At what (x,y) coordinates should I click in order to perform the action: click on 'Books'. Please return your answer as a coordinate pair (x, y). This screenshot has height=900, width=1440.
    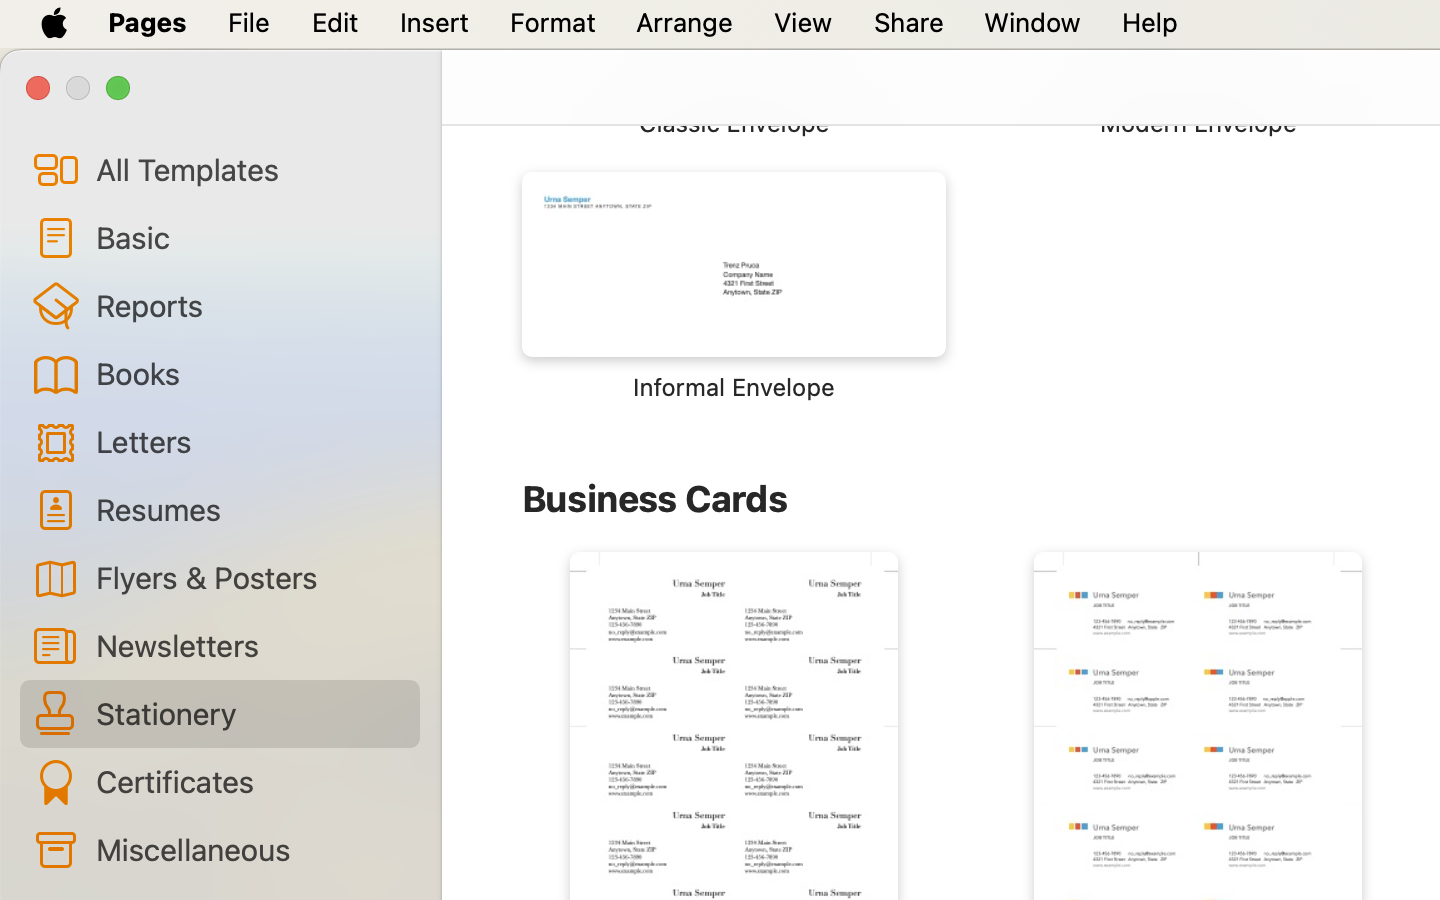
    Looking at the image, I should click on (248, 372).